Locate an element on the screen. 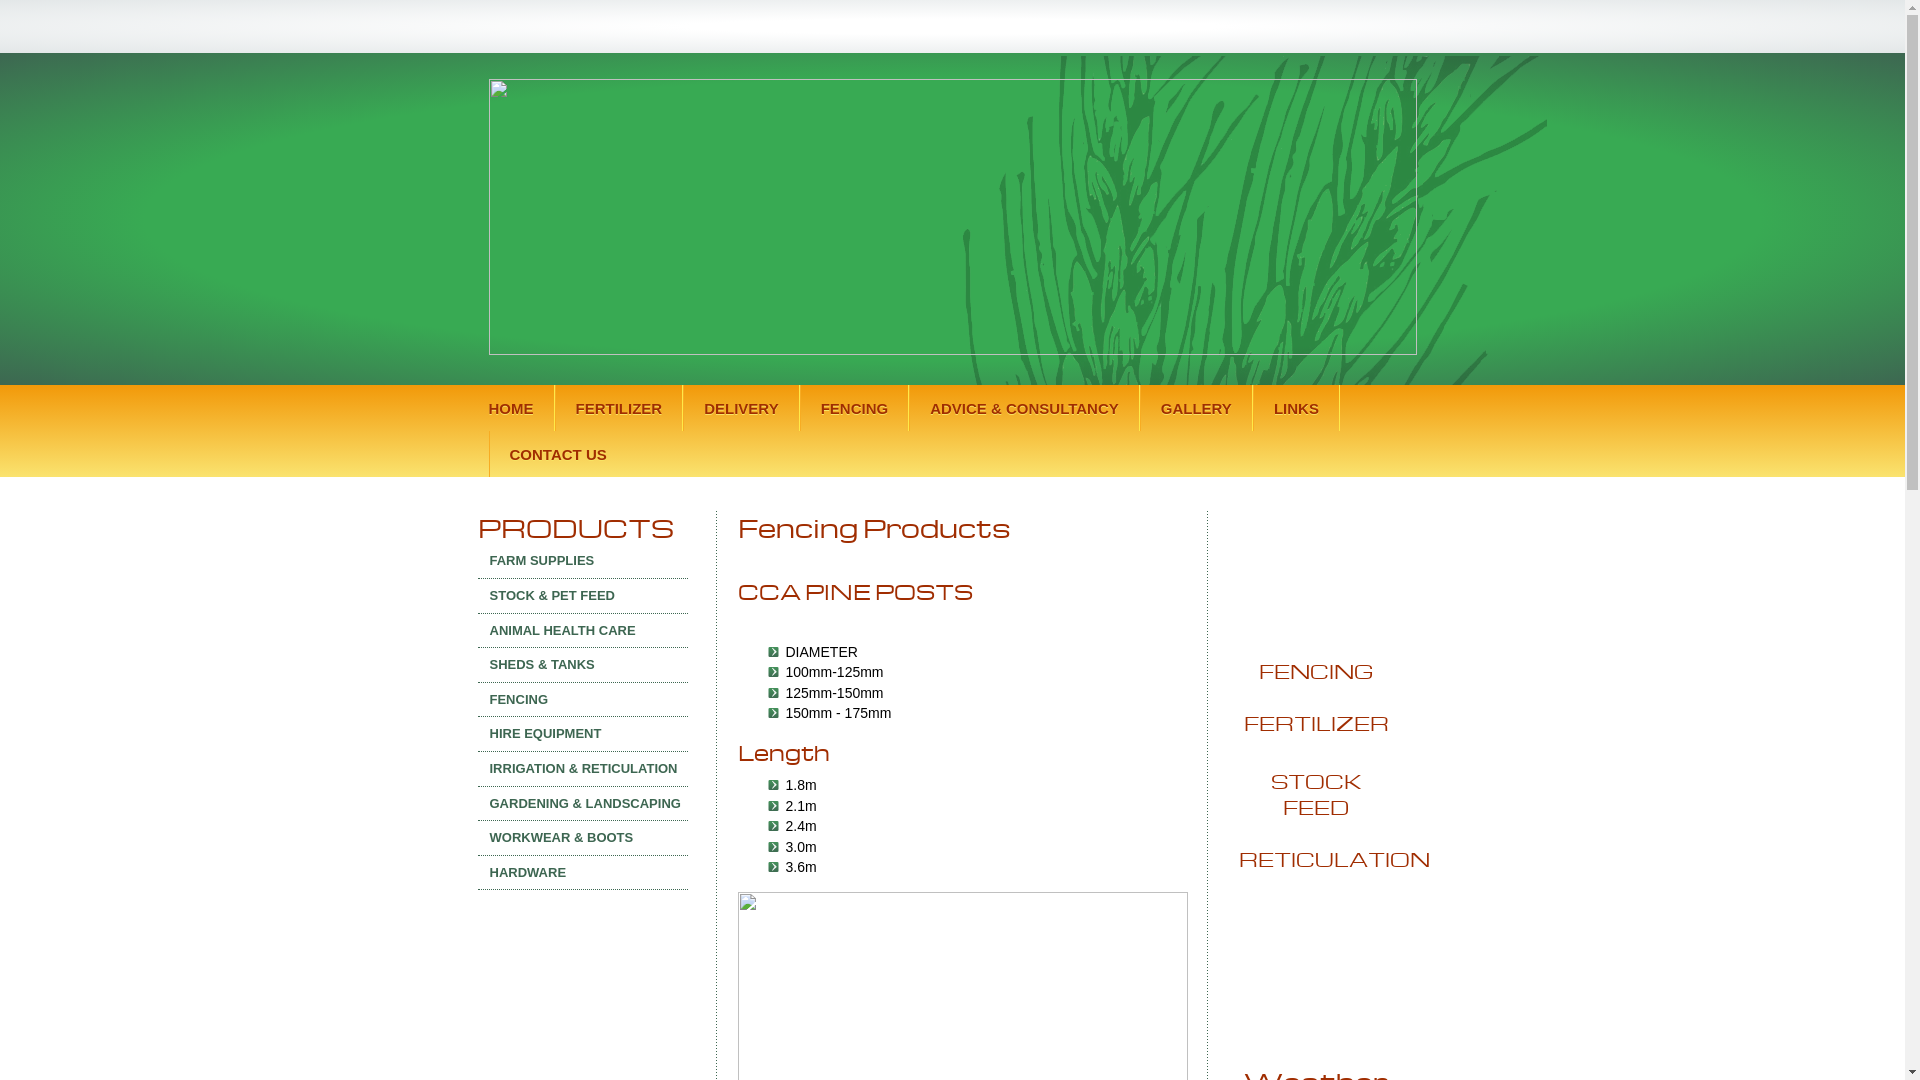 This screenshot has width=1920, height=1080. 'CONTACT US' is located at coordinates (556, 454).